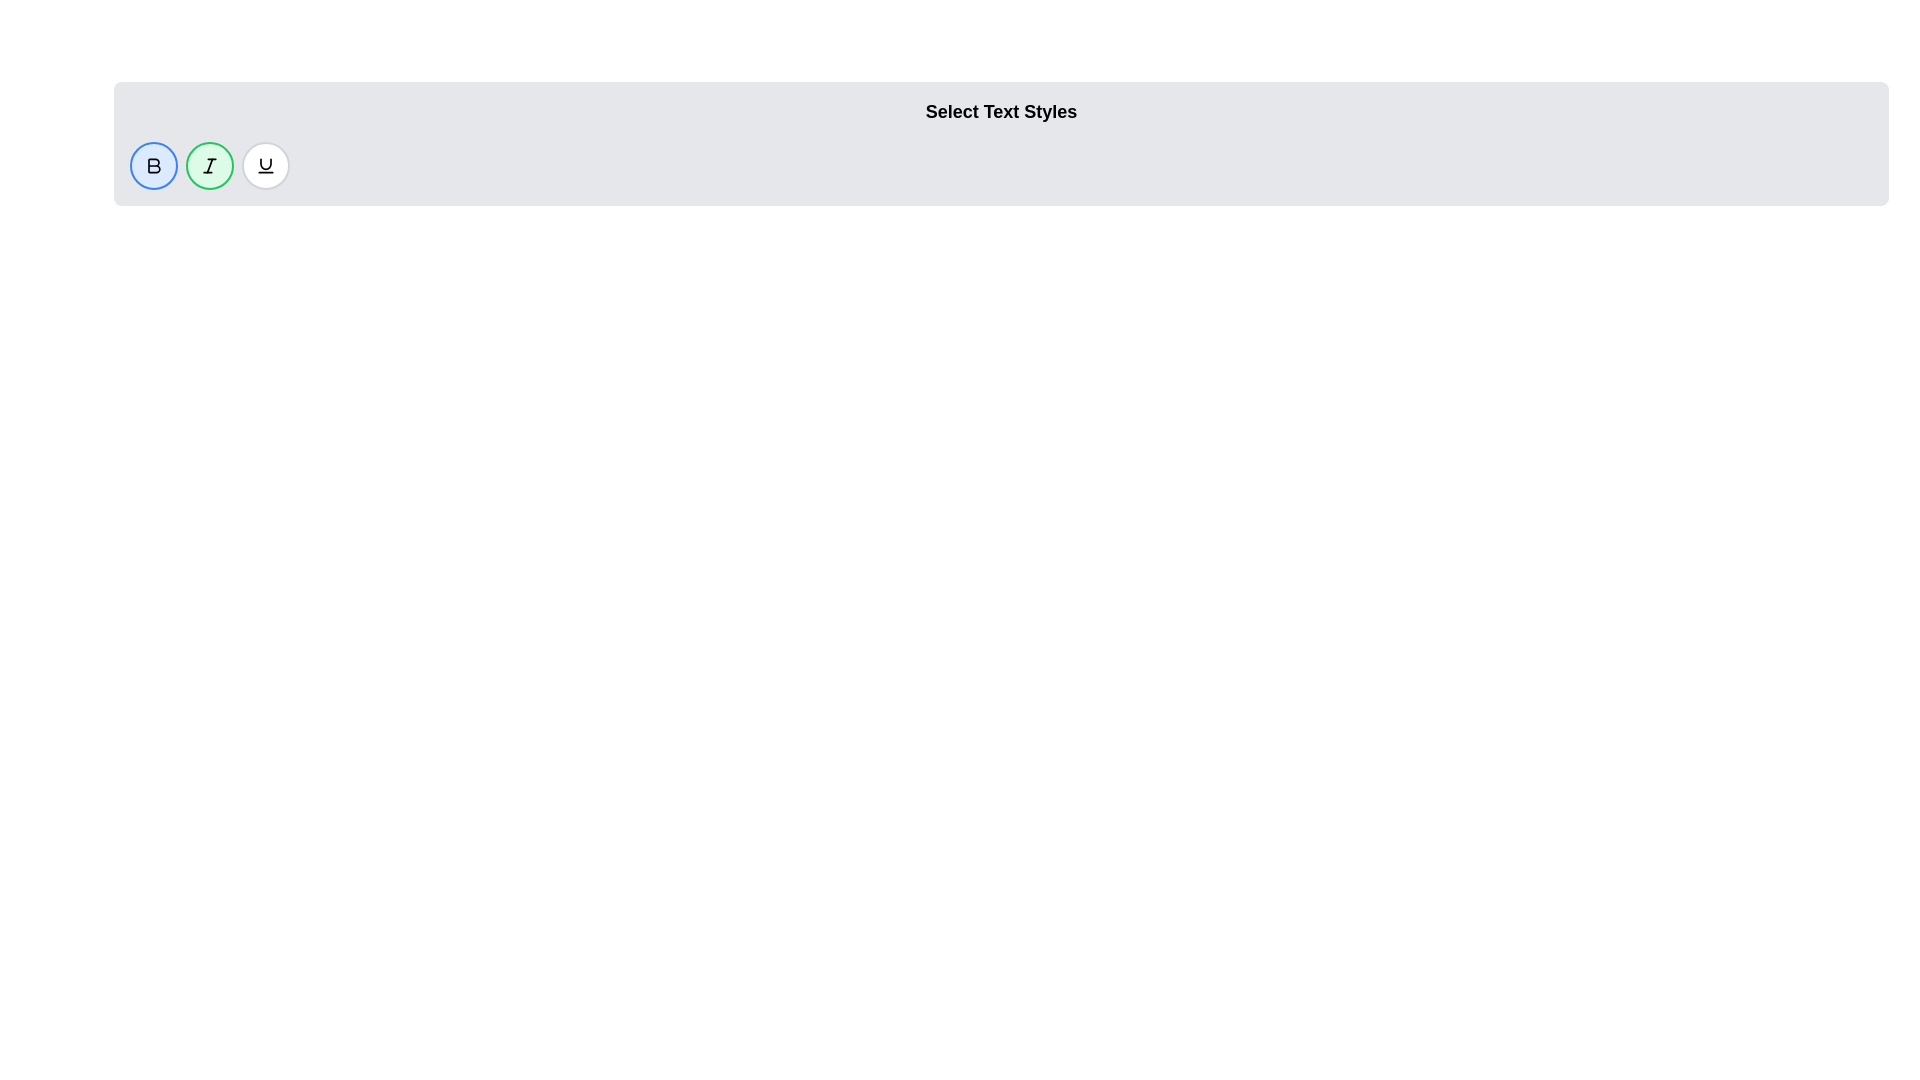 This screenshot has width=1920, height=1080. What do you see at coordinates (264, 164) in the screenshot?
I see `the circular underline button in the toolbar` at bounding box center [264, 164].